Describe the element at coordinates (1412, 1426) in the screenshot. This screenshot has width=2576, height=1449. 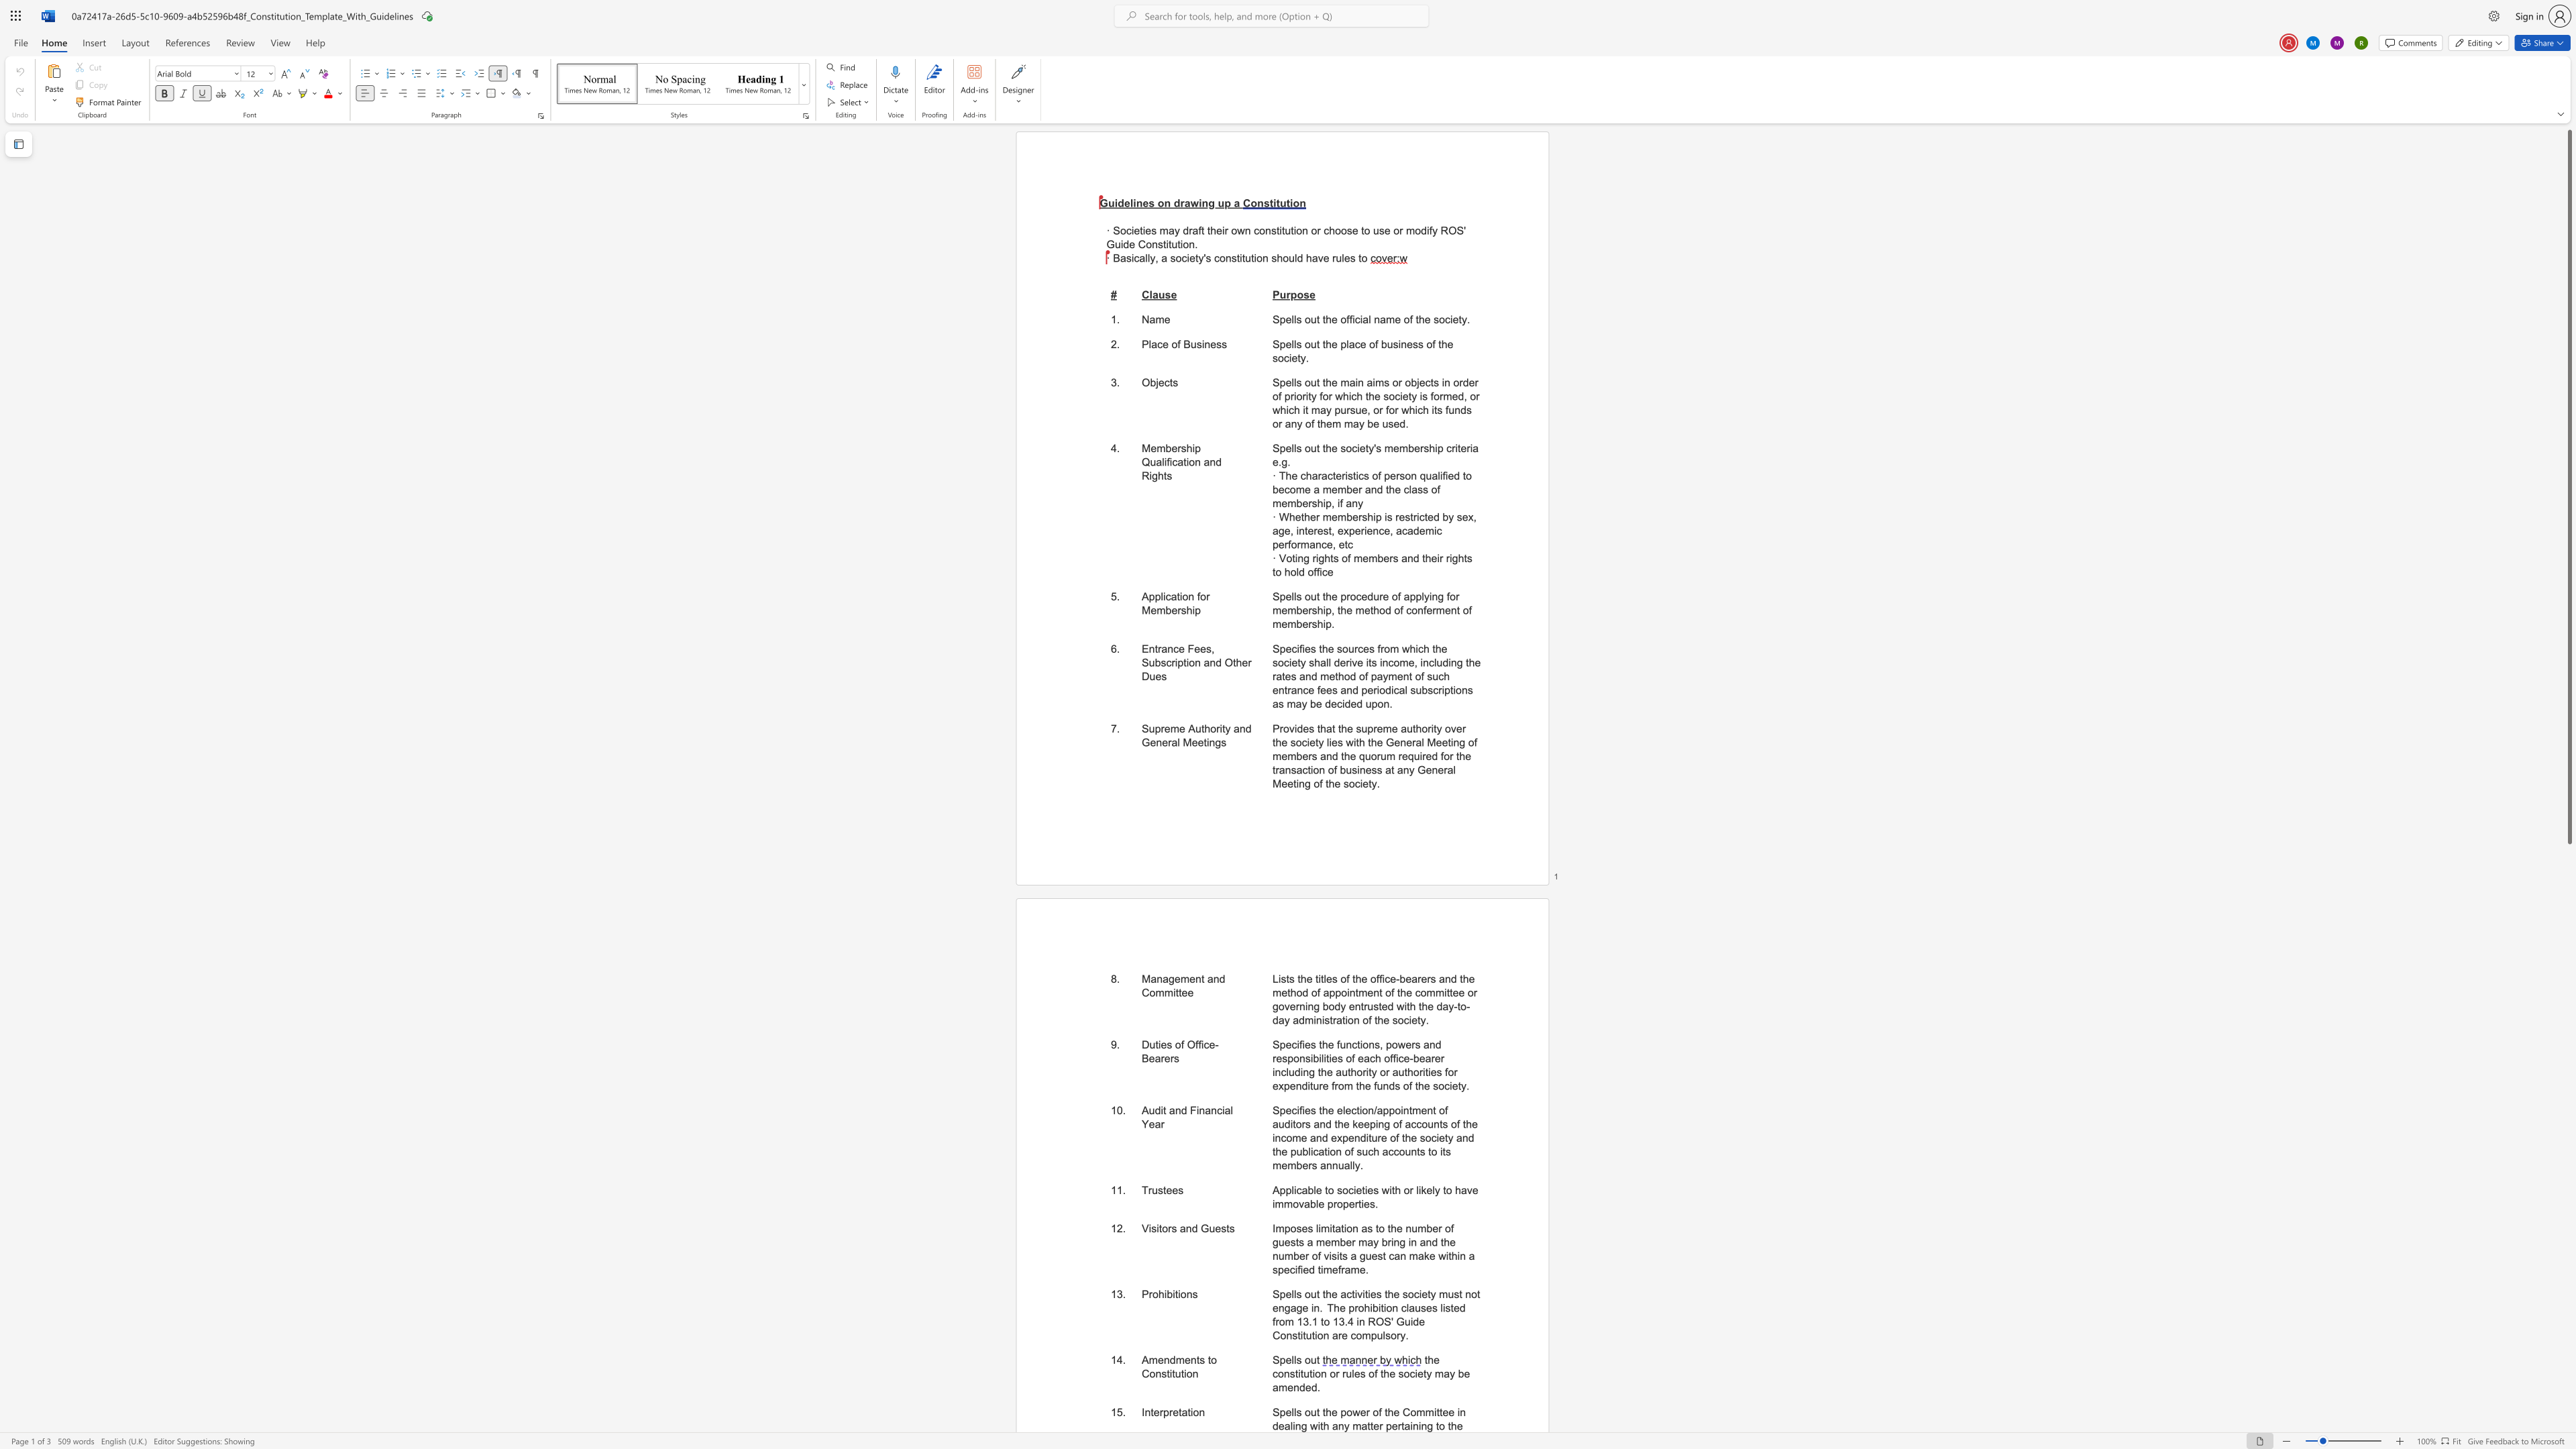
I see `the subset text "ning" within the text "pertaining to"` at that location.